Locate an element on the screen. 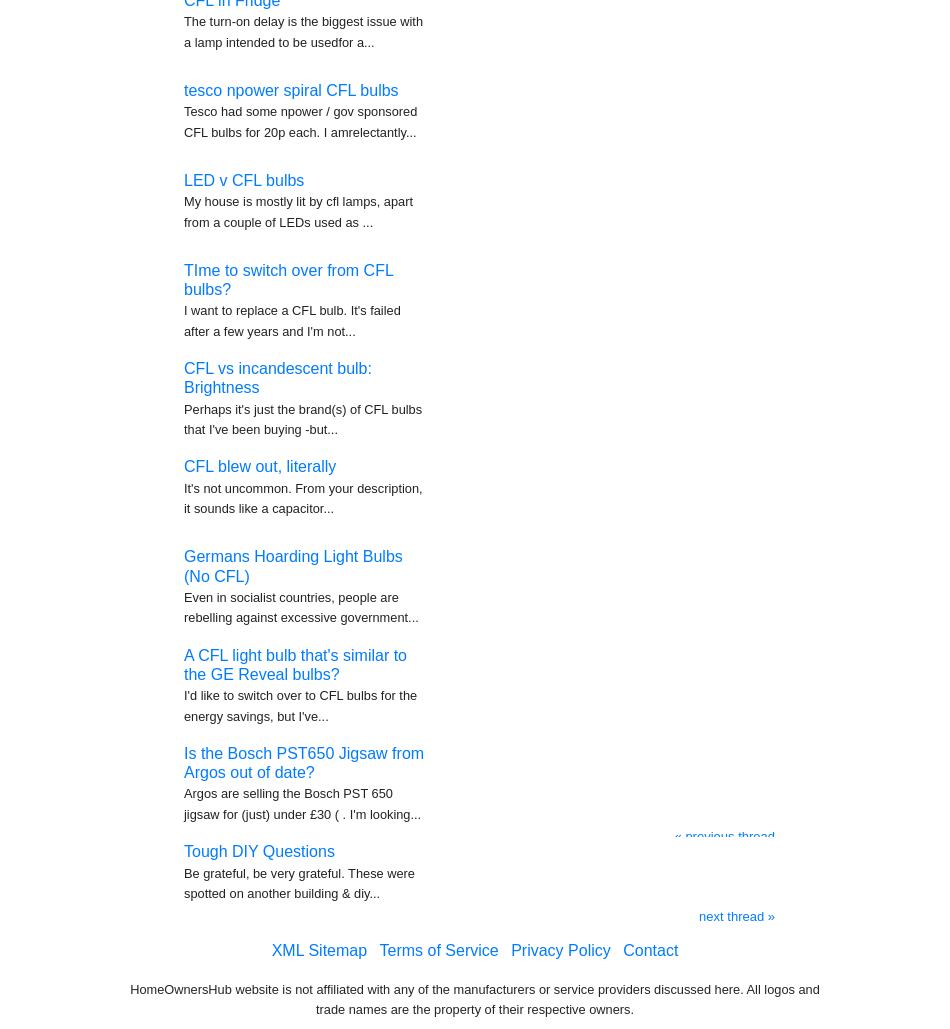  'next thread »' is located at coordinates (736, 906).